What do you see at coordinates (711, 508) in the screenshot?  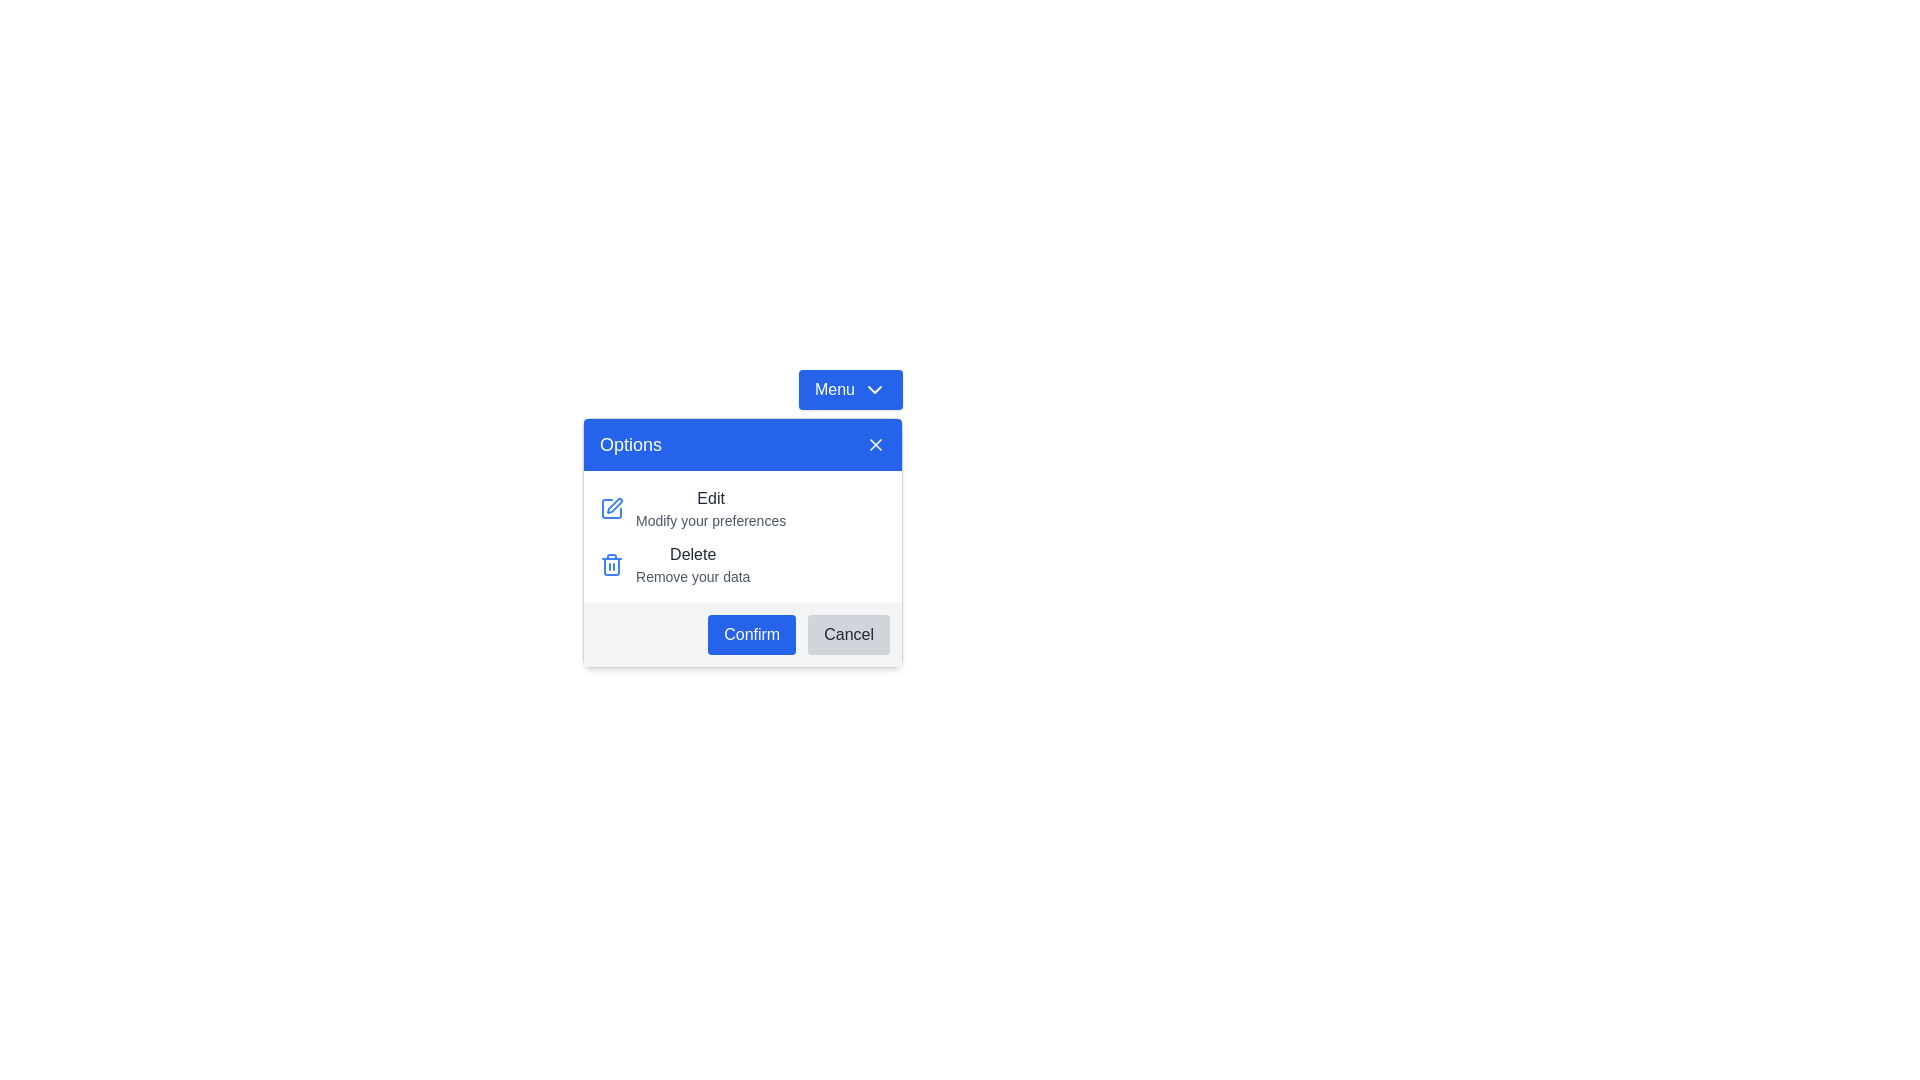 I see `the 'Edit' text label within the 'Options' modal dialog` at bounding box center [711, 508].